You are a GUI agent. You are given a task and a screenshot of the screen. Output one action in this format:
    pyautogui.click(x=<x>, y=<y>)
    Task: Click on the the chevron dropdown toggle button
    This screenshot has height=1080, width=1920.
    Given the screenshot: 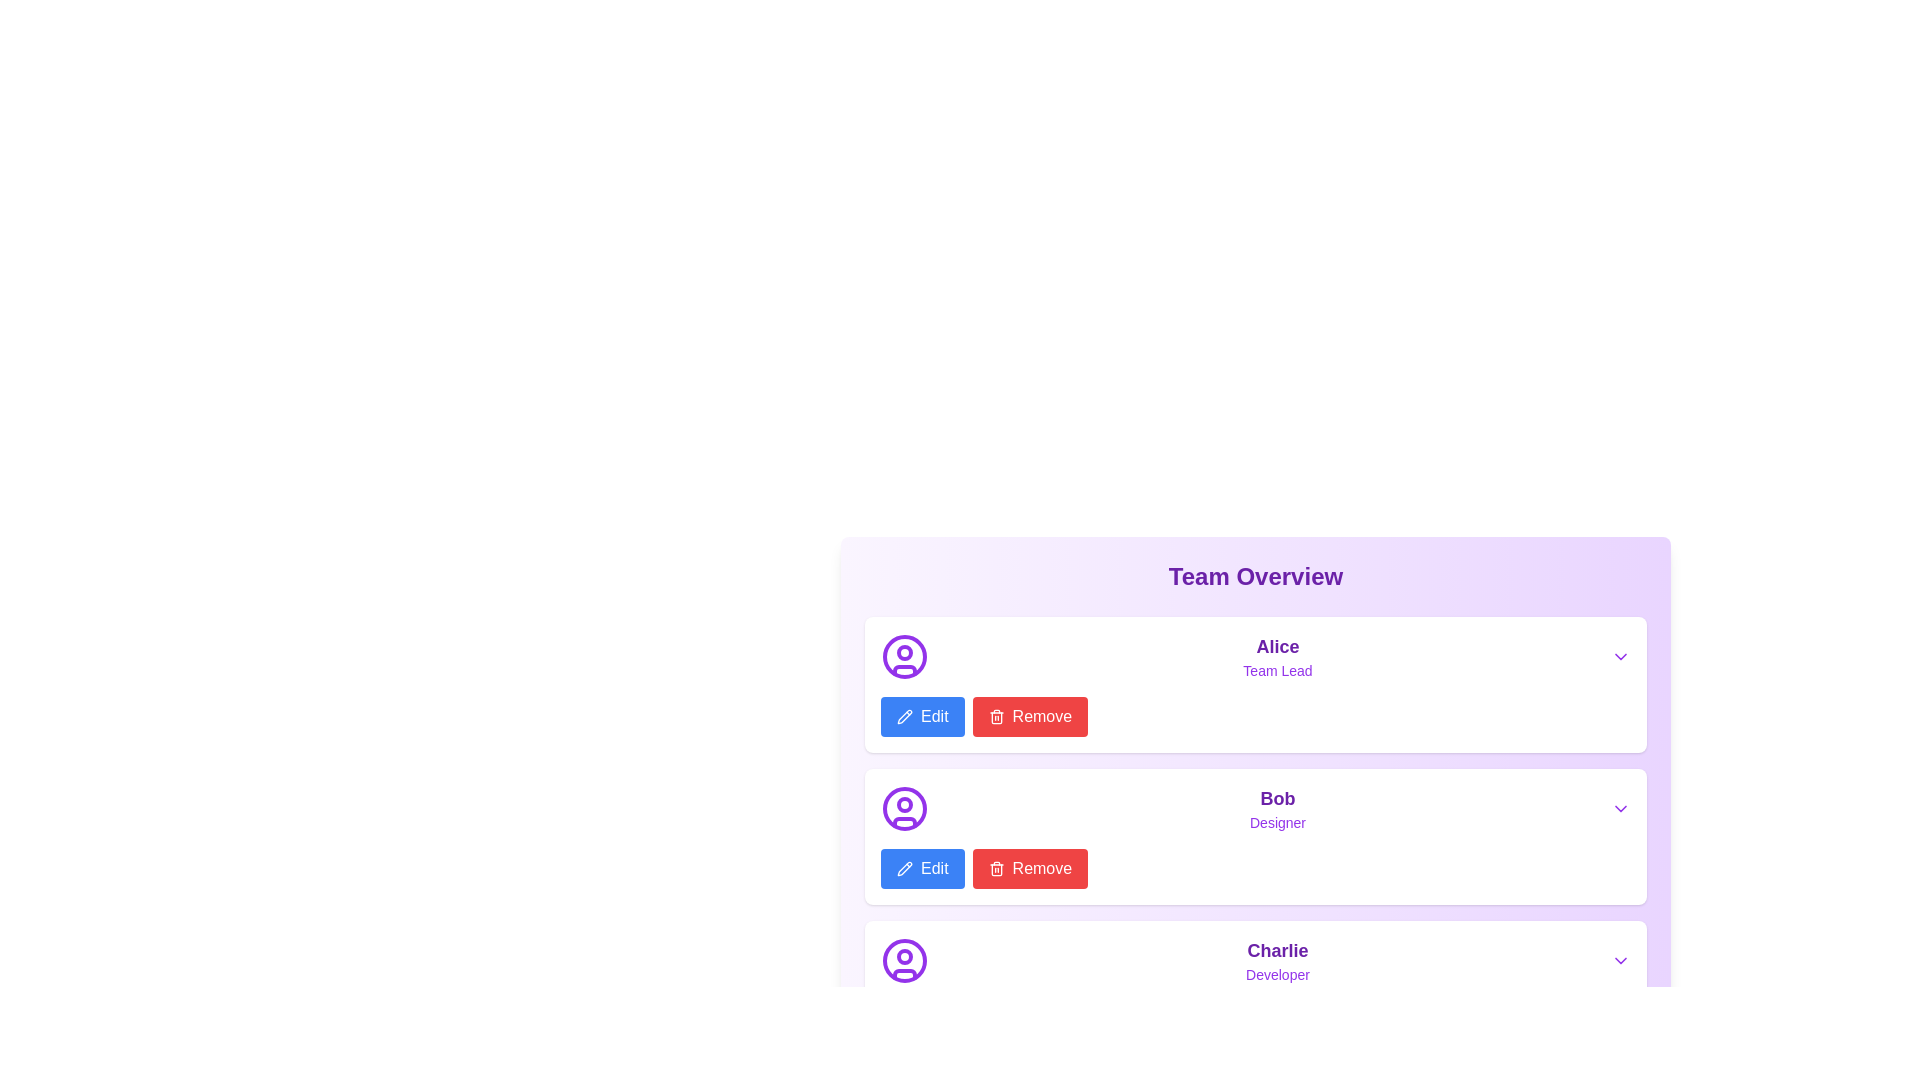 What is the action you would take?
    pyautogui.click(x=1621, y=959)
    